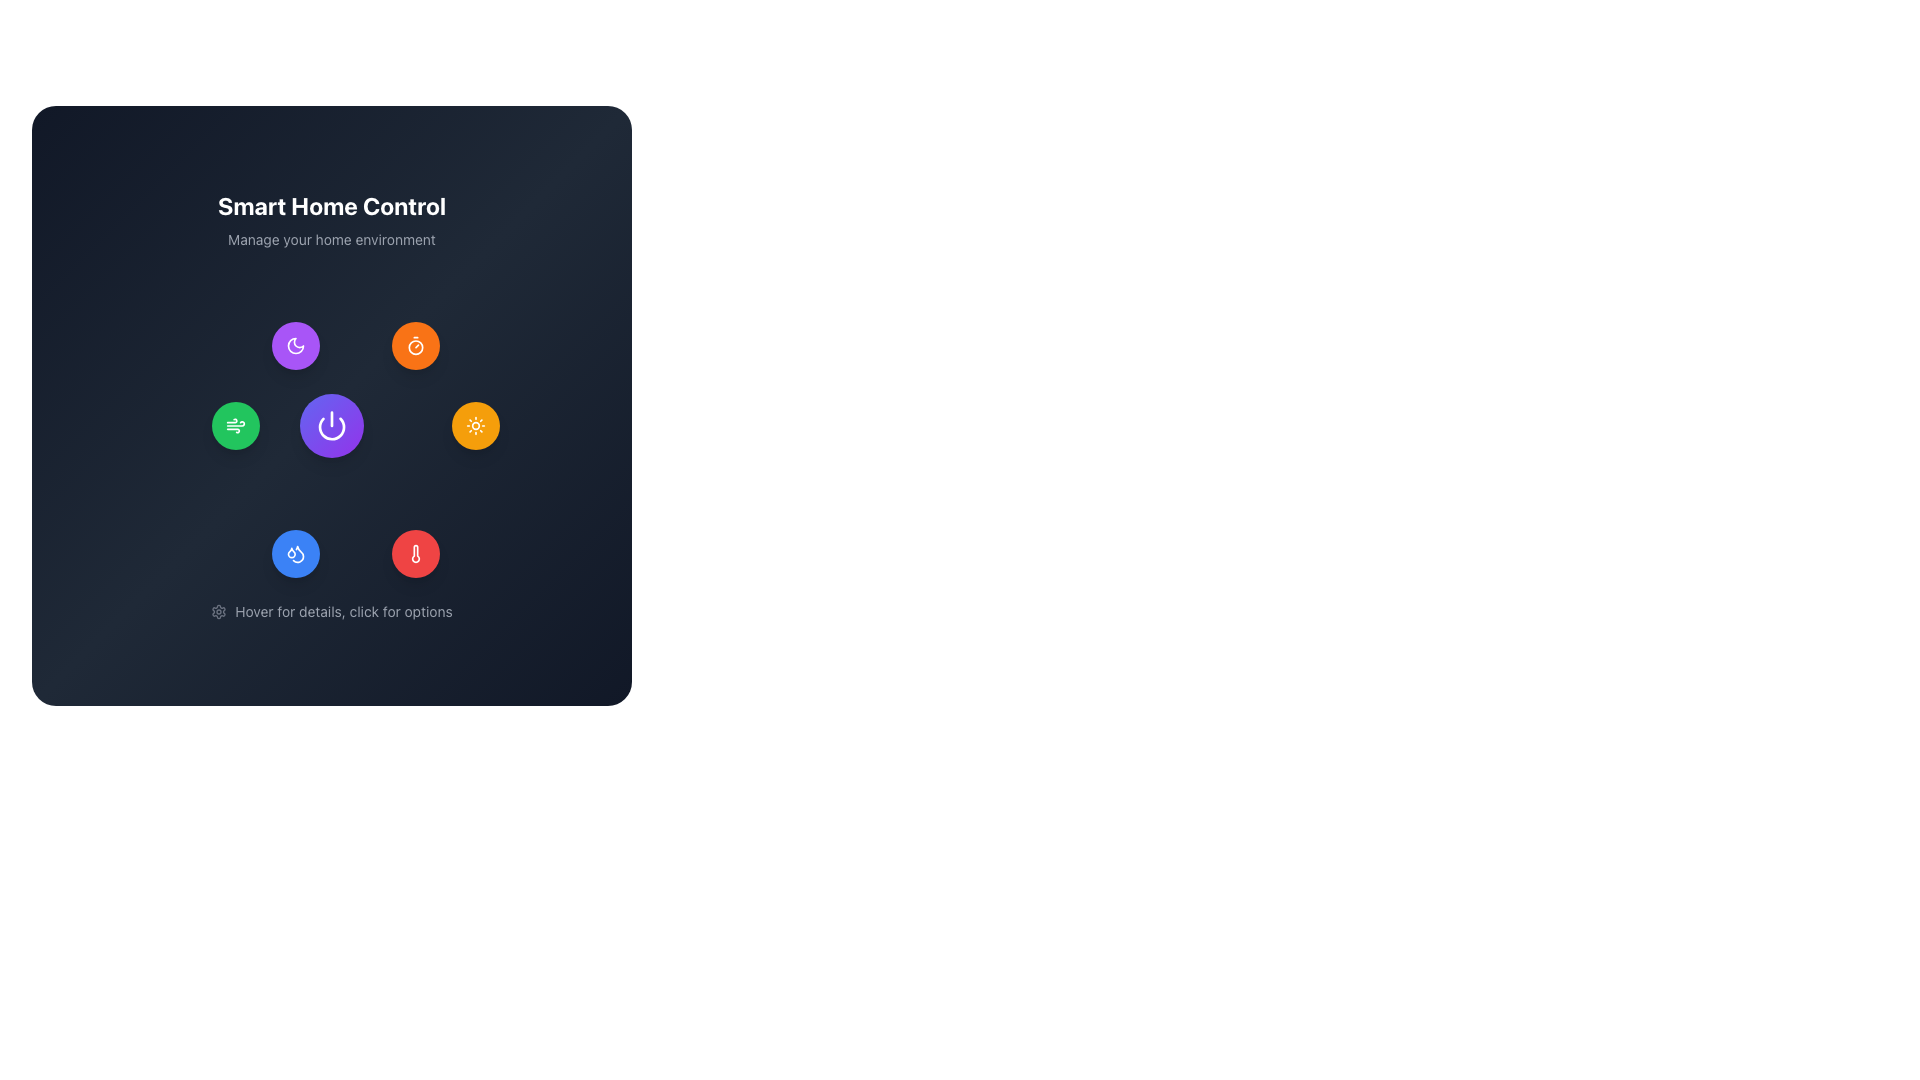 The height and width of the screenshot is (1080, 1920). What do you see at coordinates (295, 345) in the screenshot?
I see `the moon-like icon in the top-right corner, which is the fourth icon clockwise among a set of six circular icons arranged in a hexagonal pattern` at bounding box center [295, 345].